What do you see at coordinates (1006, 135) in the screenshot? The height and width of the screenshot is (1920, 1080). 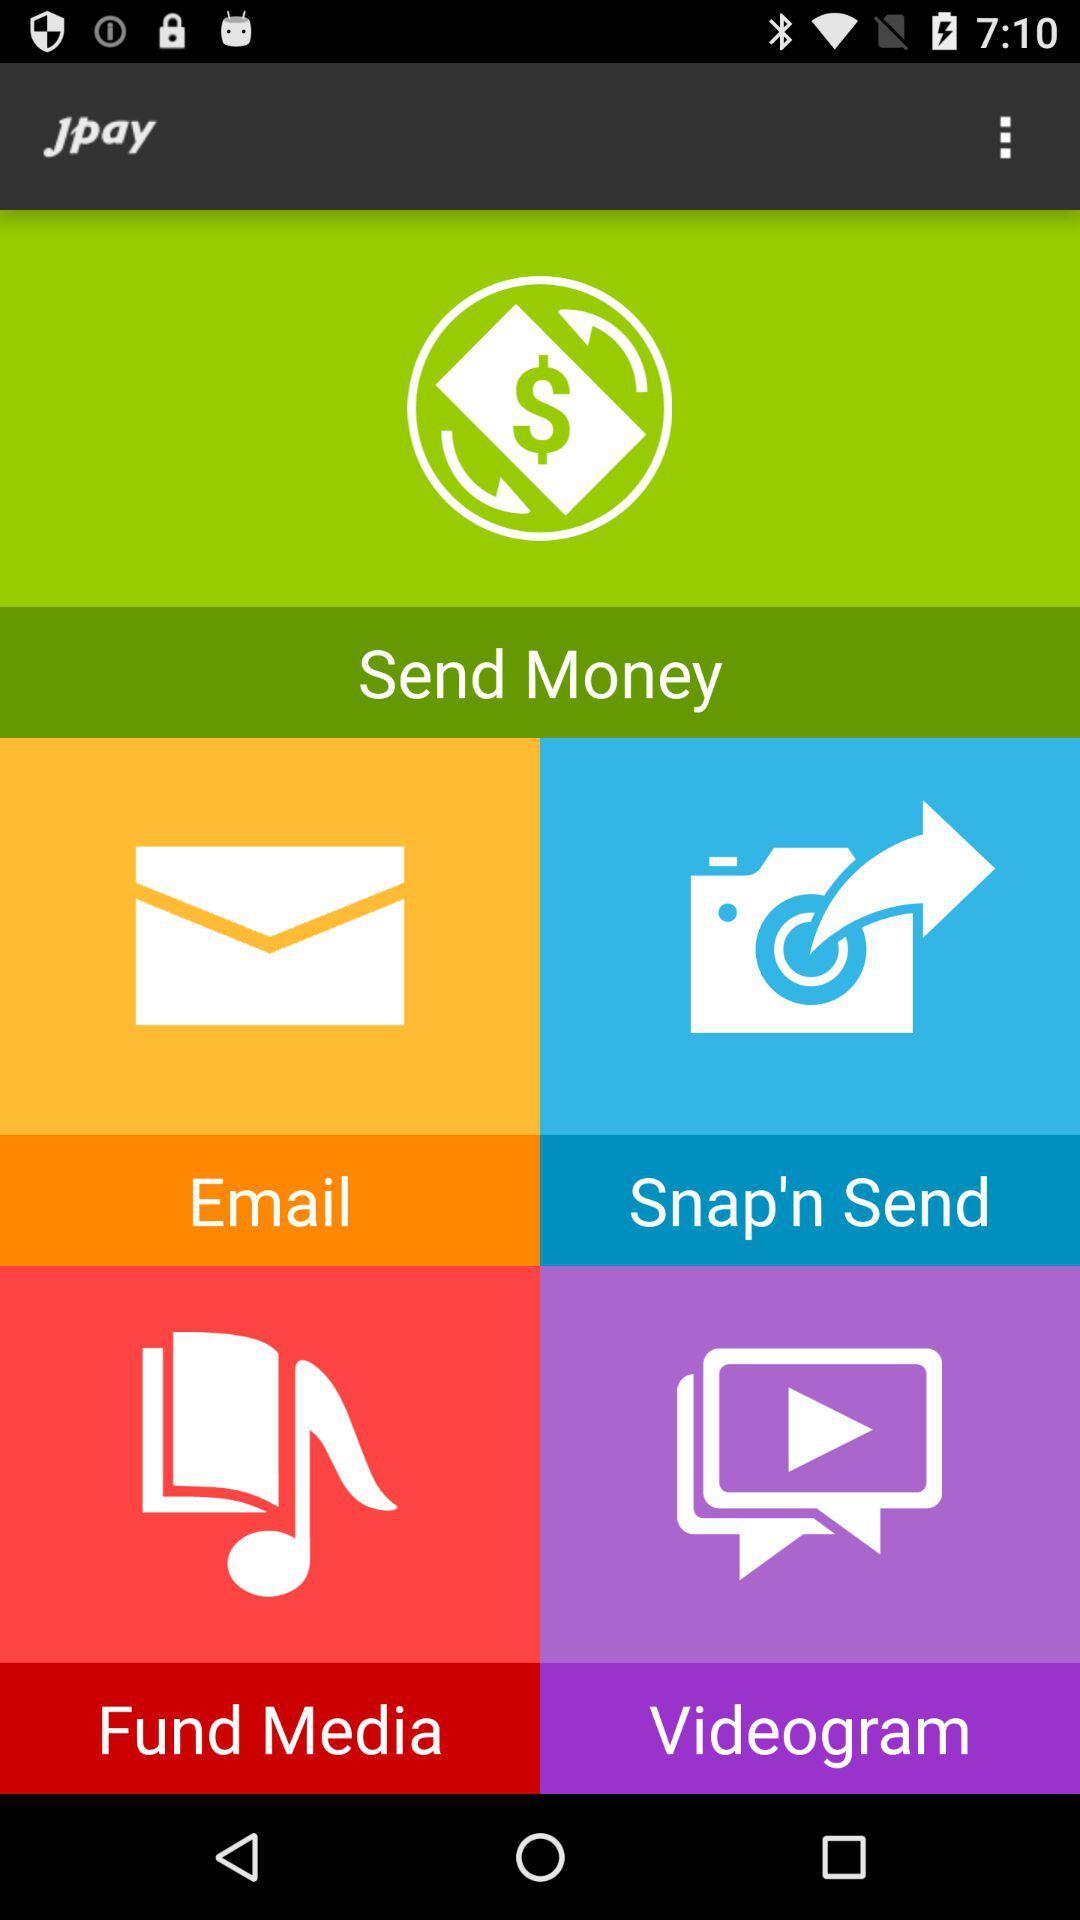 I see `expand the setting` at bounding box center [1006, 135].